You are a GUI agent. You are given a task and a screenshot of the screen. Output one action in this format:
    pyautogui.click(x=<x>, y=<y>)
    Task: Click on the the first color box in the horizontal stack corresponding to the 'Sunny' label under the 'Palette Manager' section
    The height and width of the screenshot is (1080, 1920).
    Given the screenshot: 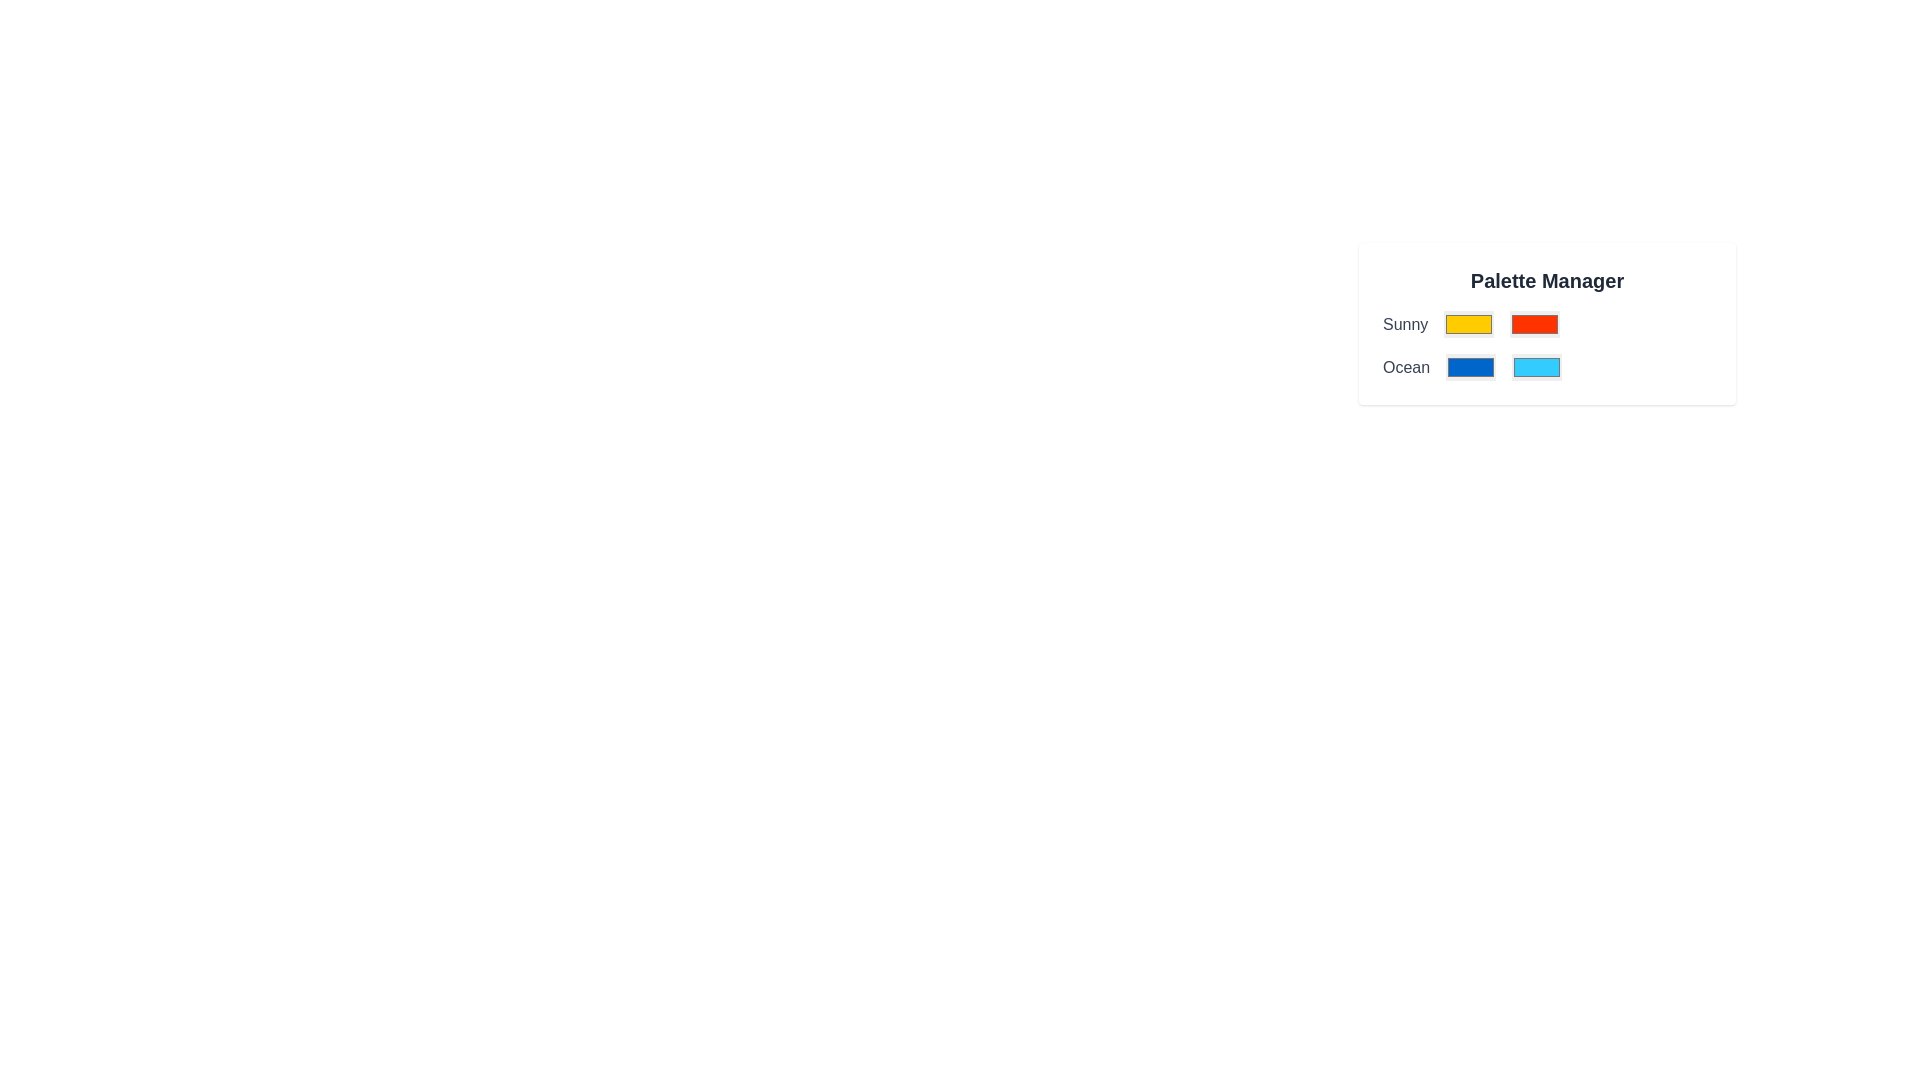 What is the action you would take?
    pyautogui.click(x=1469, y=323)
    